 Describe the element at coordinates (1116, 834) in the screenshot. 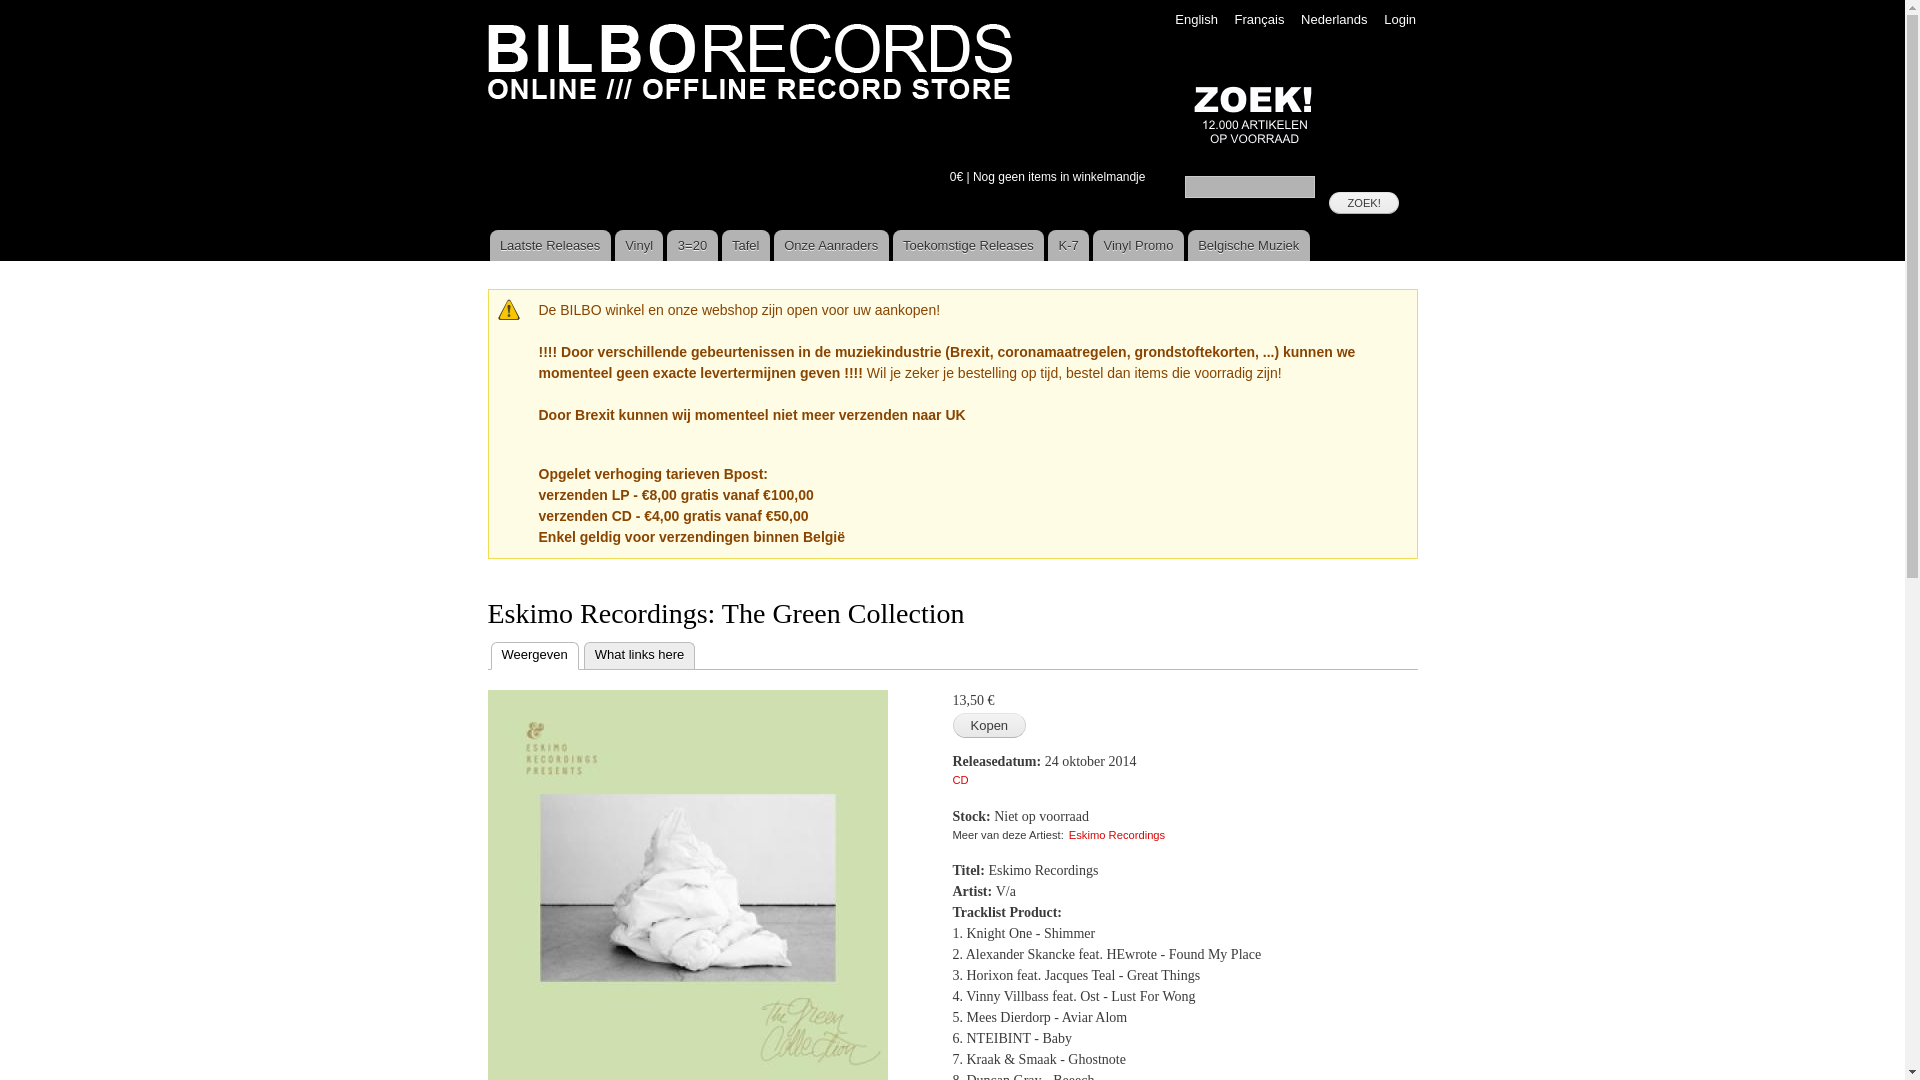

I see `'Eskimo Recordings'` at that location.